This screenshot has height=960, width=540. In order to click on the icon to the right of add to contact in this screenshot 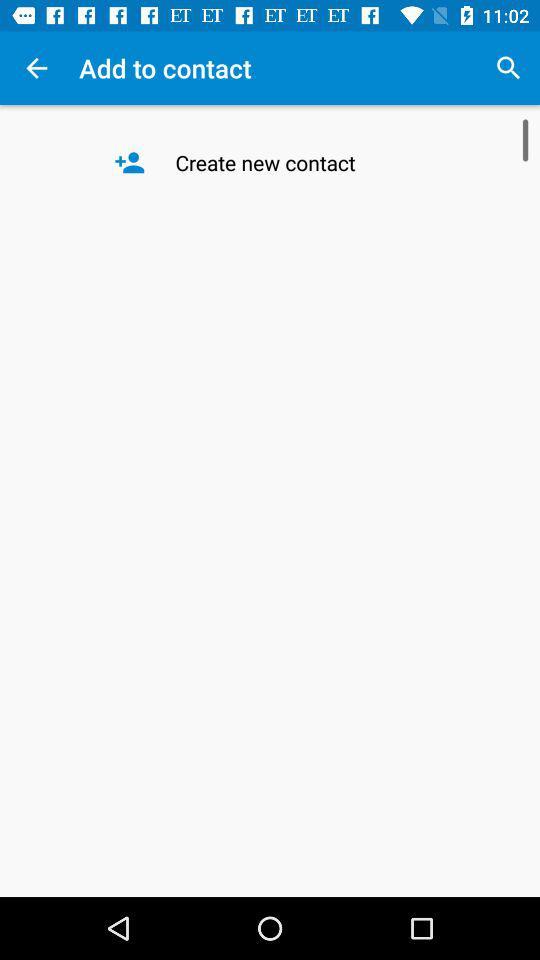, I will do `click(508, 68)`.